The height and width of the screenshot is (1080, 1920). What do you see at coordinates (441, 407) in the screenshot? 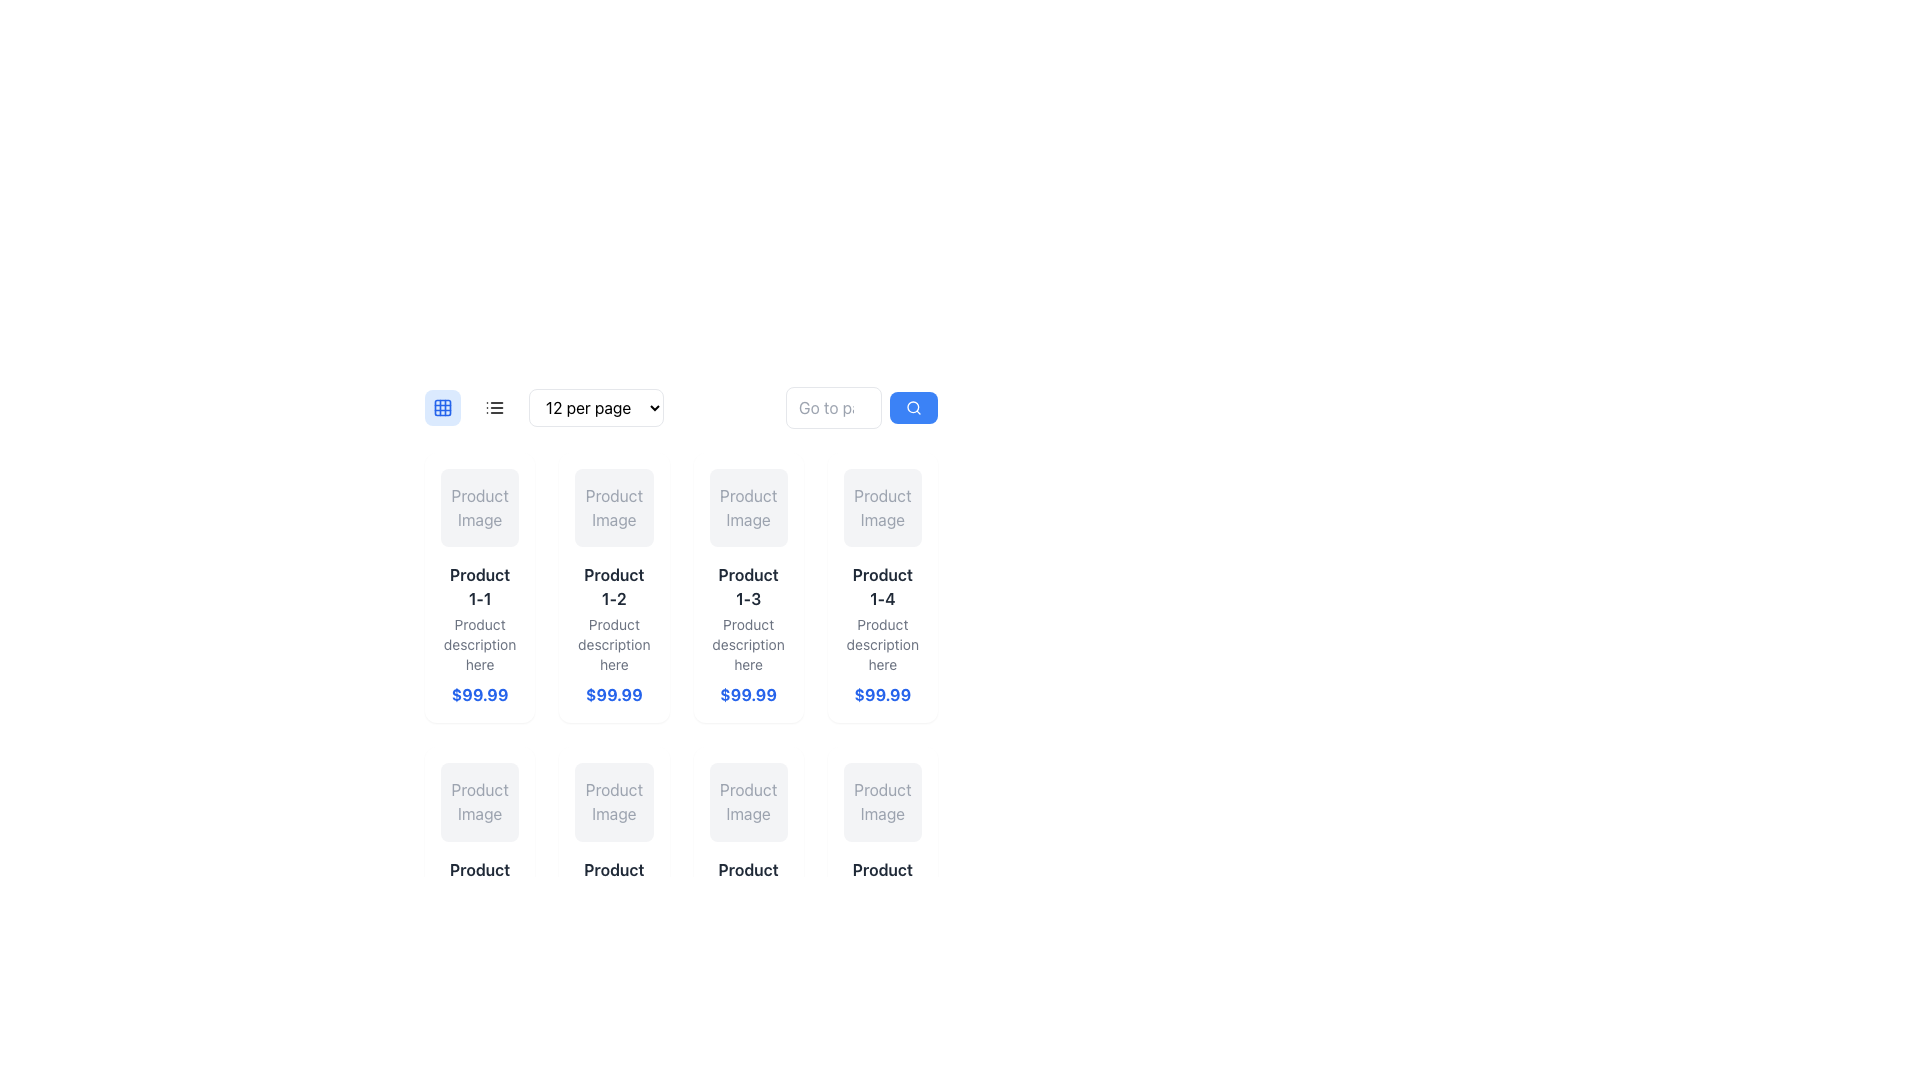
I see `the grid layout icon, which is an SVG-based icon located in the toolbar near the top-left corner, adjacent to the list icon, to toggle or display the grid layout` at bounding box center [441, 407].